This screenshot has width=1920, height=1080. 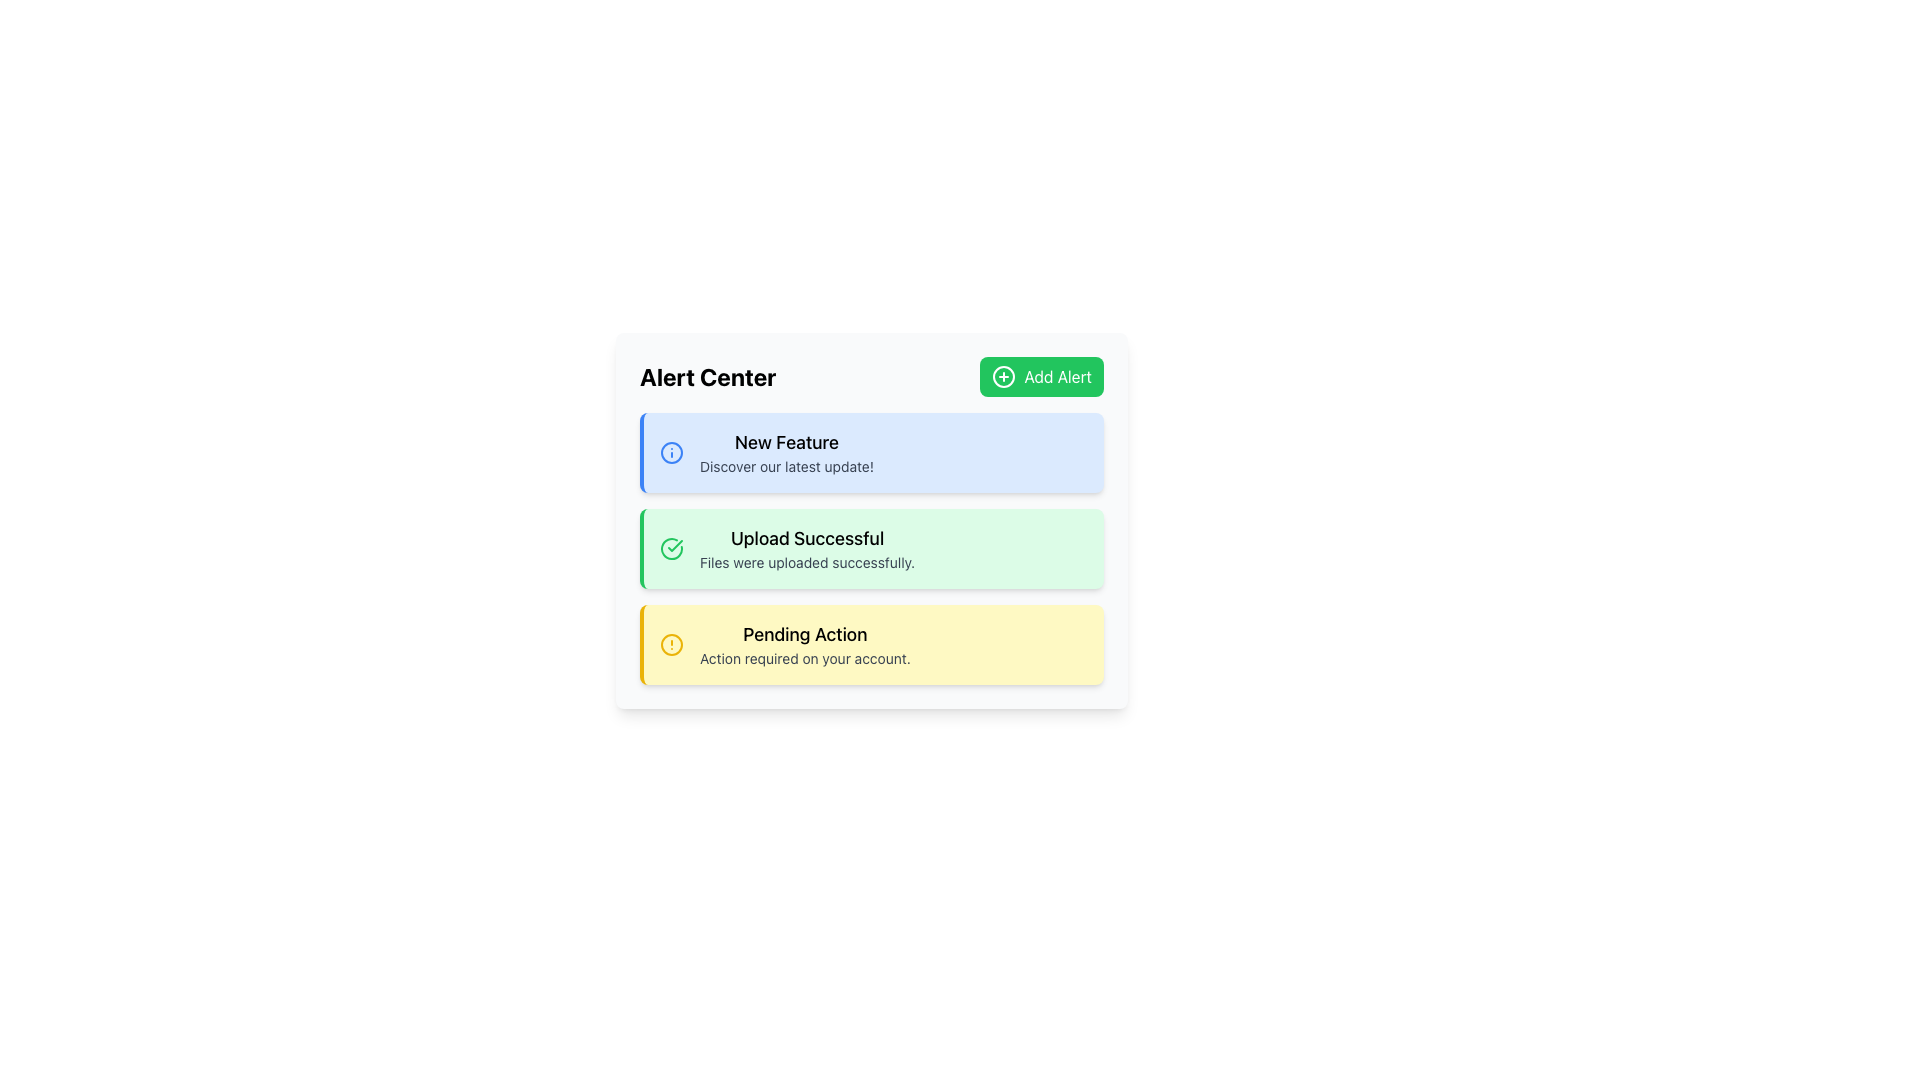 I want to click on the 'Add Alert' button with a green background and white text, located in the header section of the 'Alert Center', so click(x=1041, y=377).